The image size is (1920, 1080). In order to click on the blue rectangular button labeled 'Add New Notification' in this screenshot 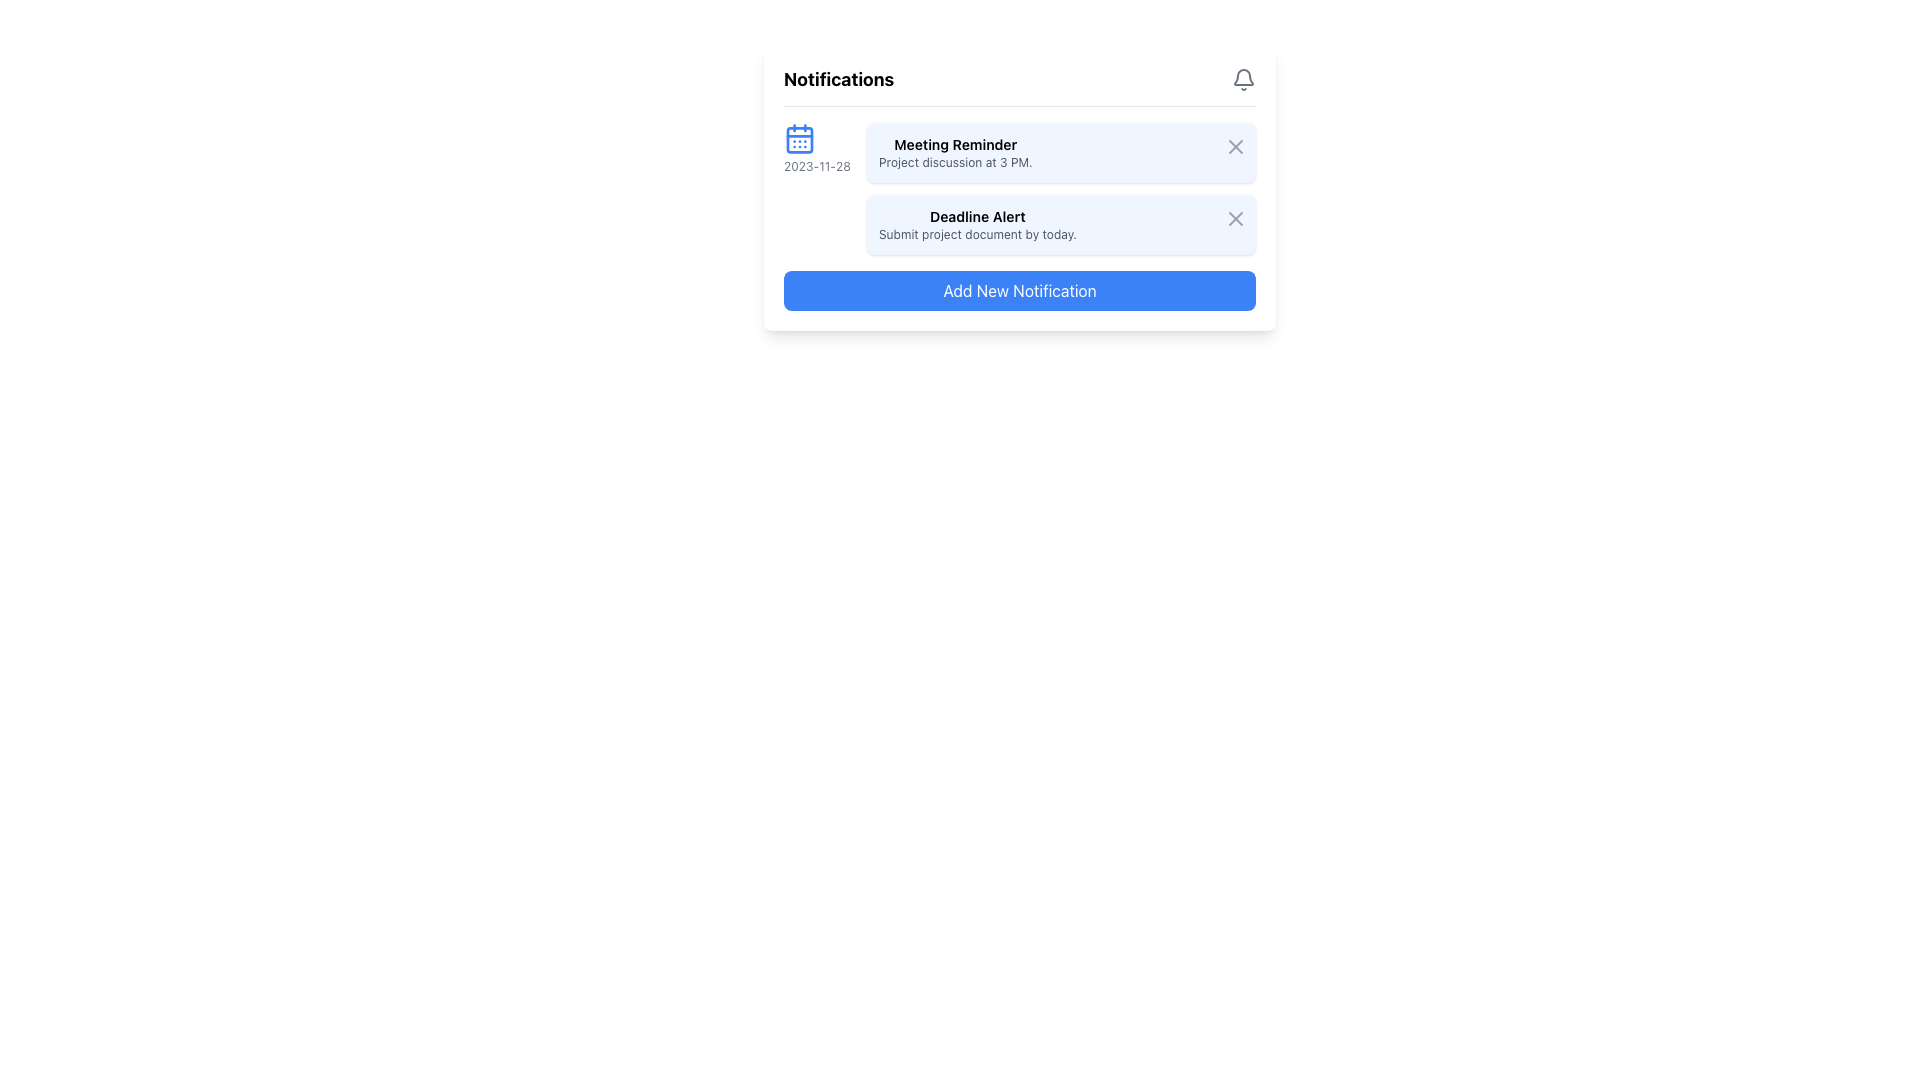, I will do `click(1019, 290)`.